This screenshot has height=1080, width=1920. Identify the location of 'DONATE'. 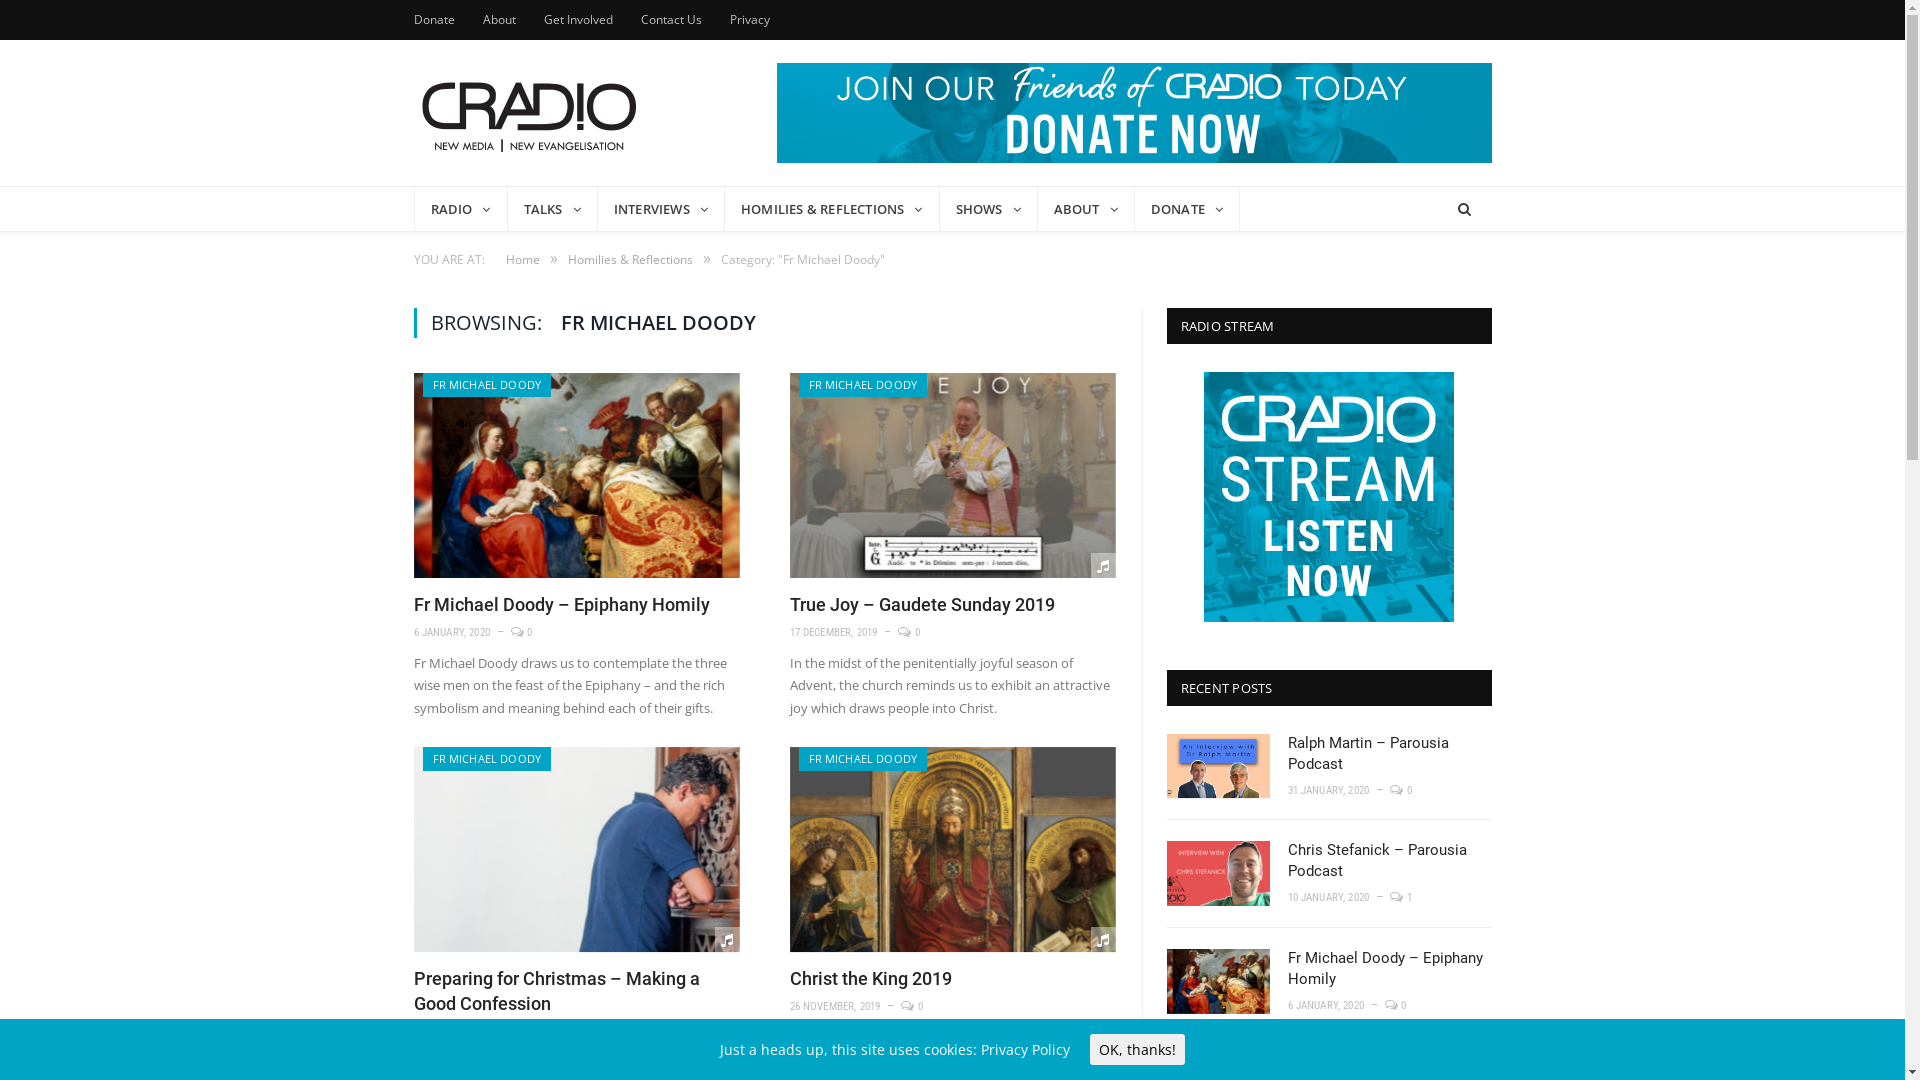
(1187, 208).